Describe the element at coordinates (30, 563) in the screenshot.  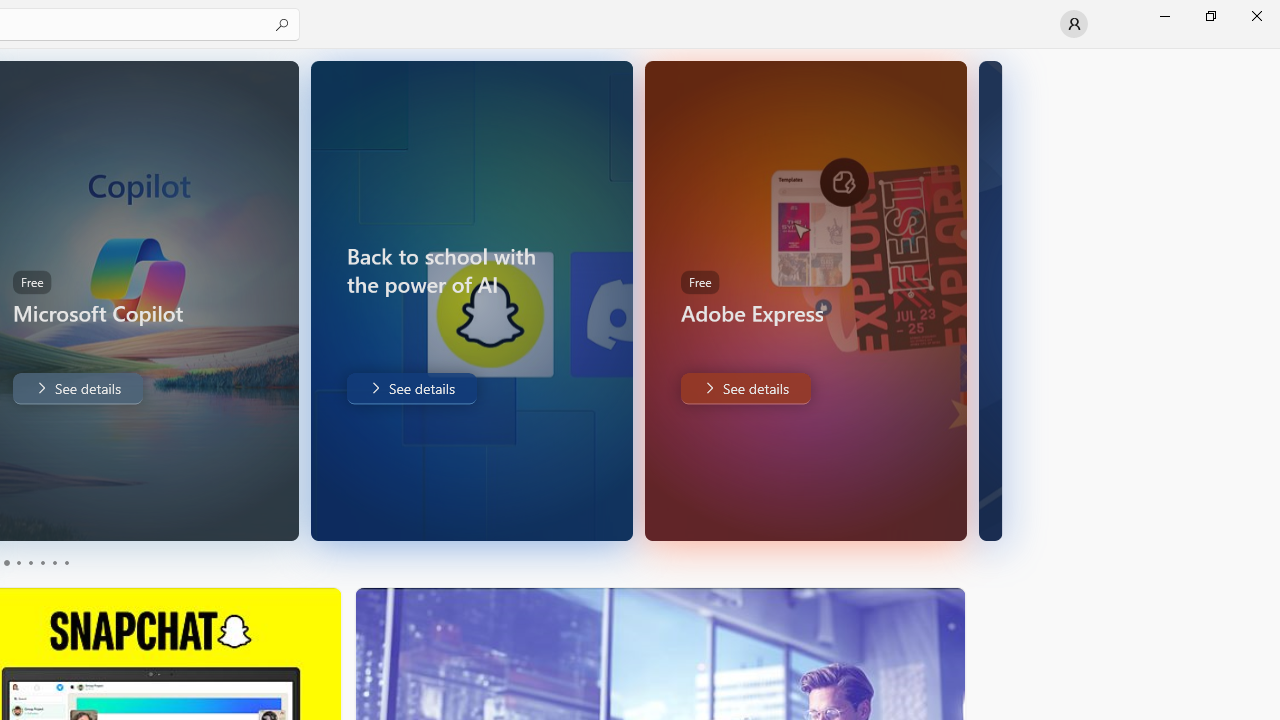
I see `'Page 3'` at that location.